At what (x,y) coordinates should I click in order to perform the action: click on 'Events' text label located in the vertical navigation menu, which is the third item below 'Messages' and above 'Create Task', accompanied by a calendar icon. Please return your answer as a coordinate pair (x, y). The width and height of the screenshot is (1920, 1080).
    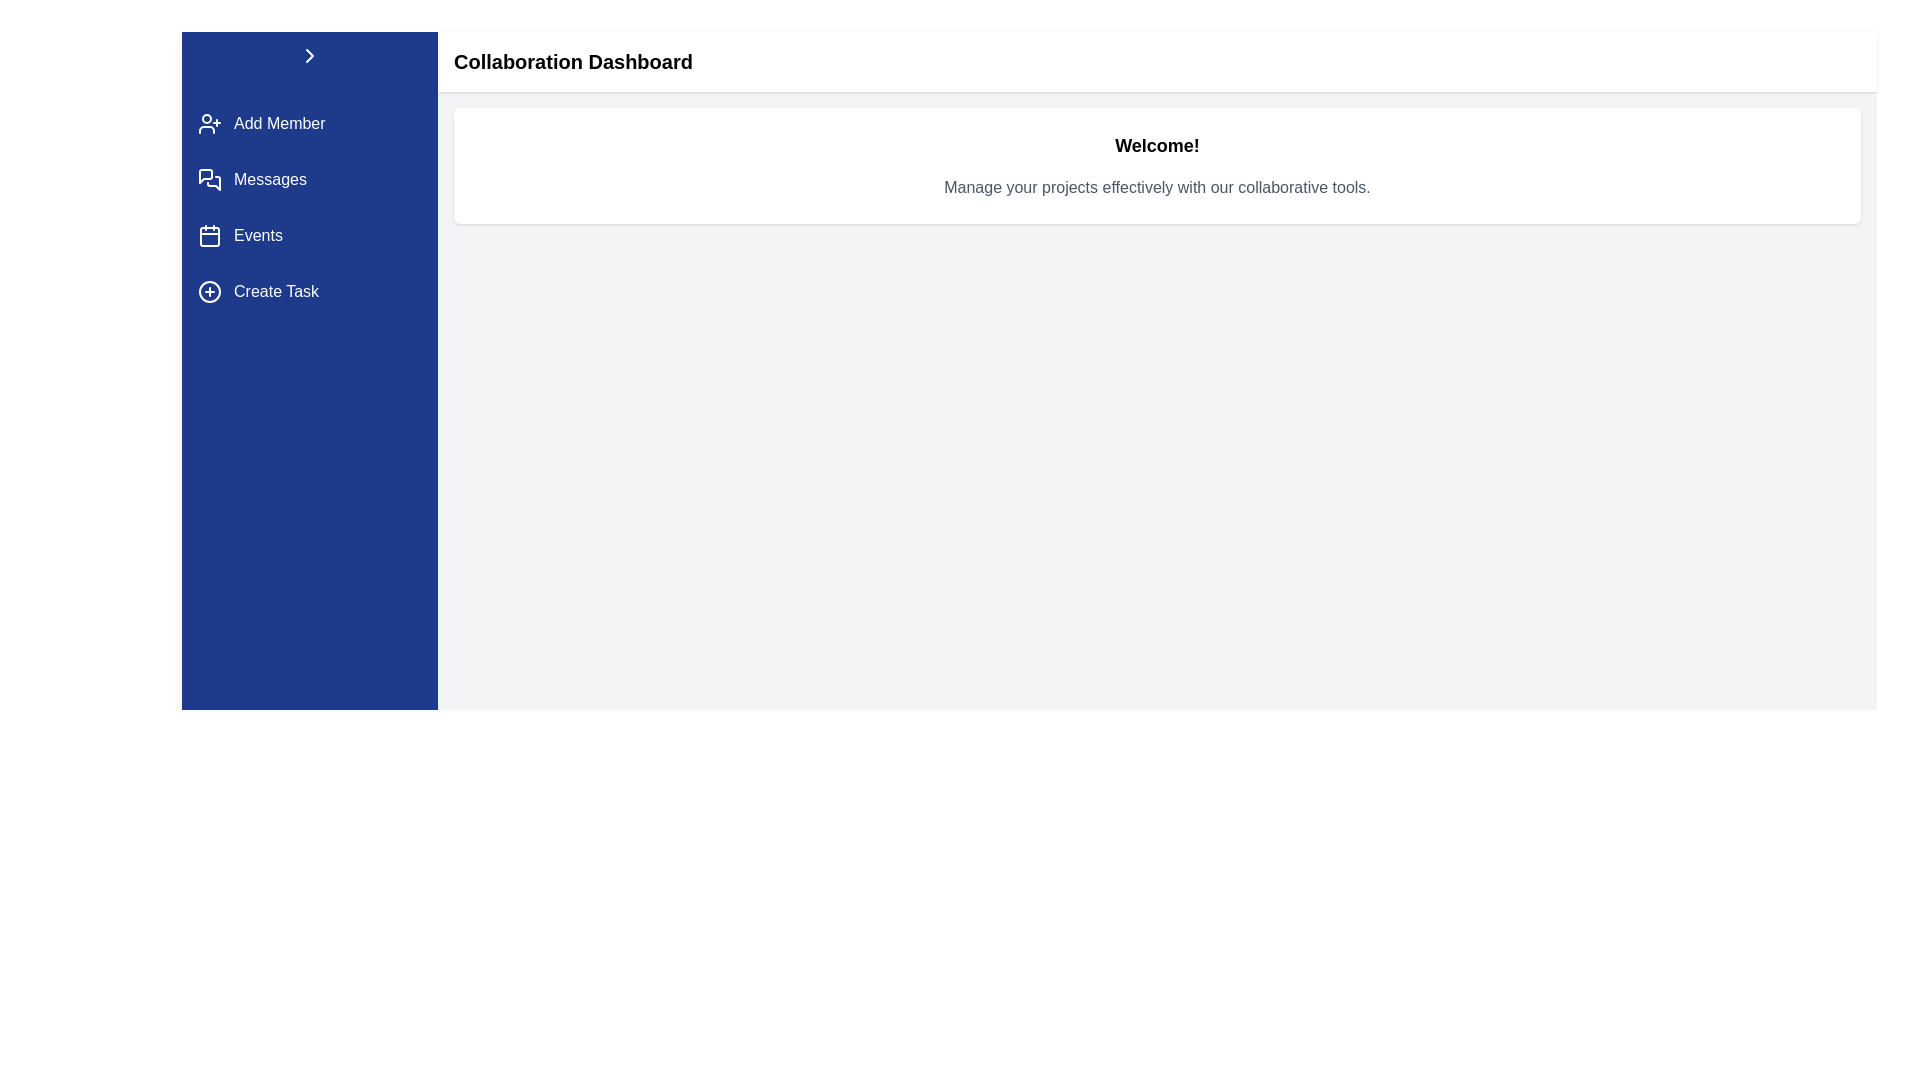
    Looking at the image, I should click on (257, 234).